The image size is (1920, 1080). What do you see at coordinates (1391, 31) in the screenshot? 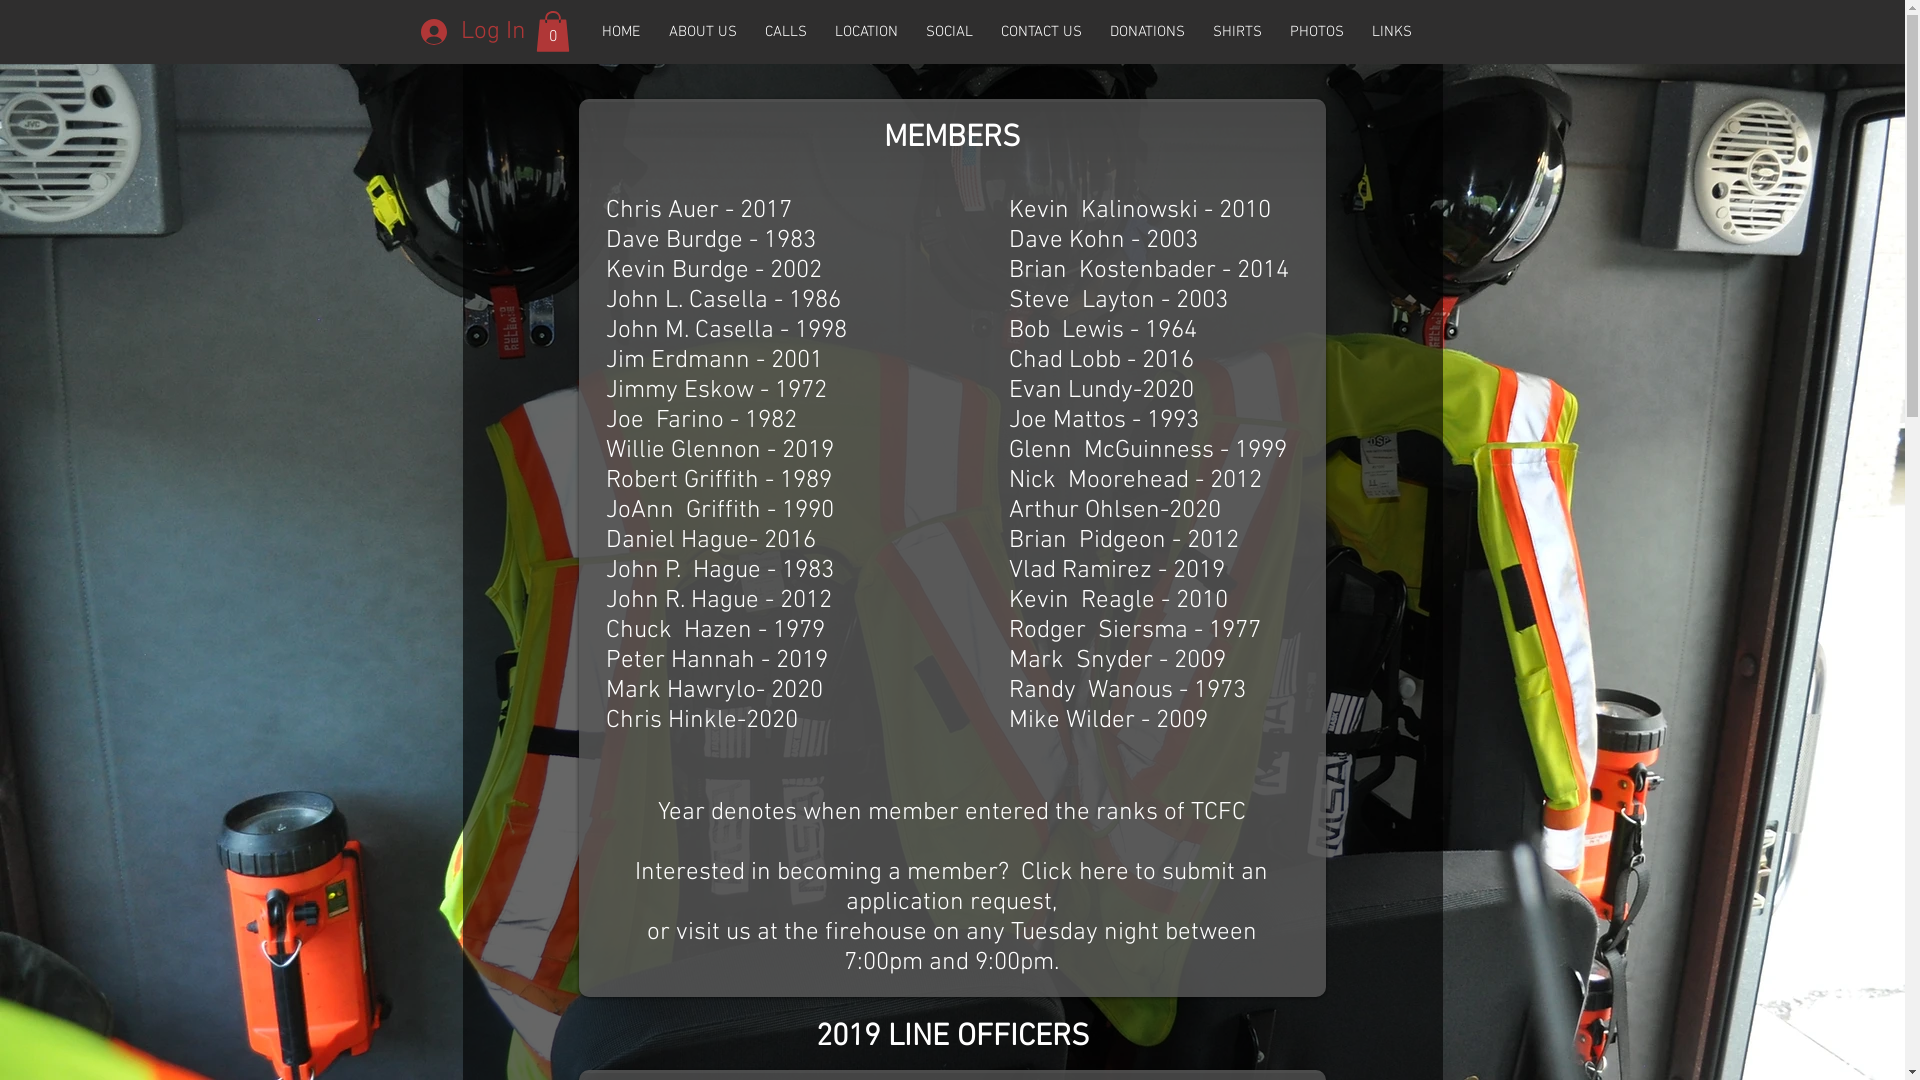
I see `'LINKS'` at bounding box center [1391, 31].